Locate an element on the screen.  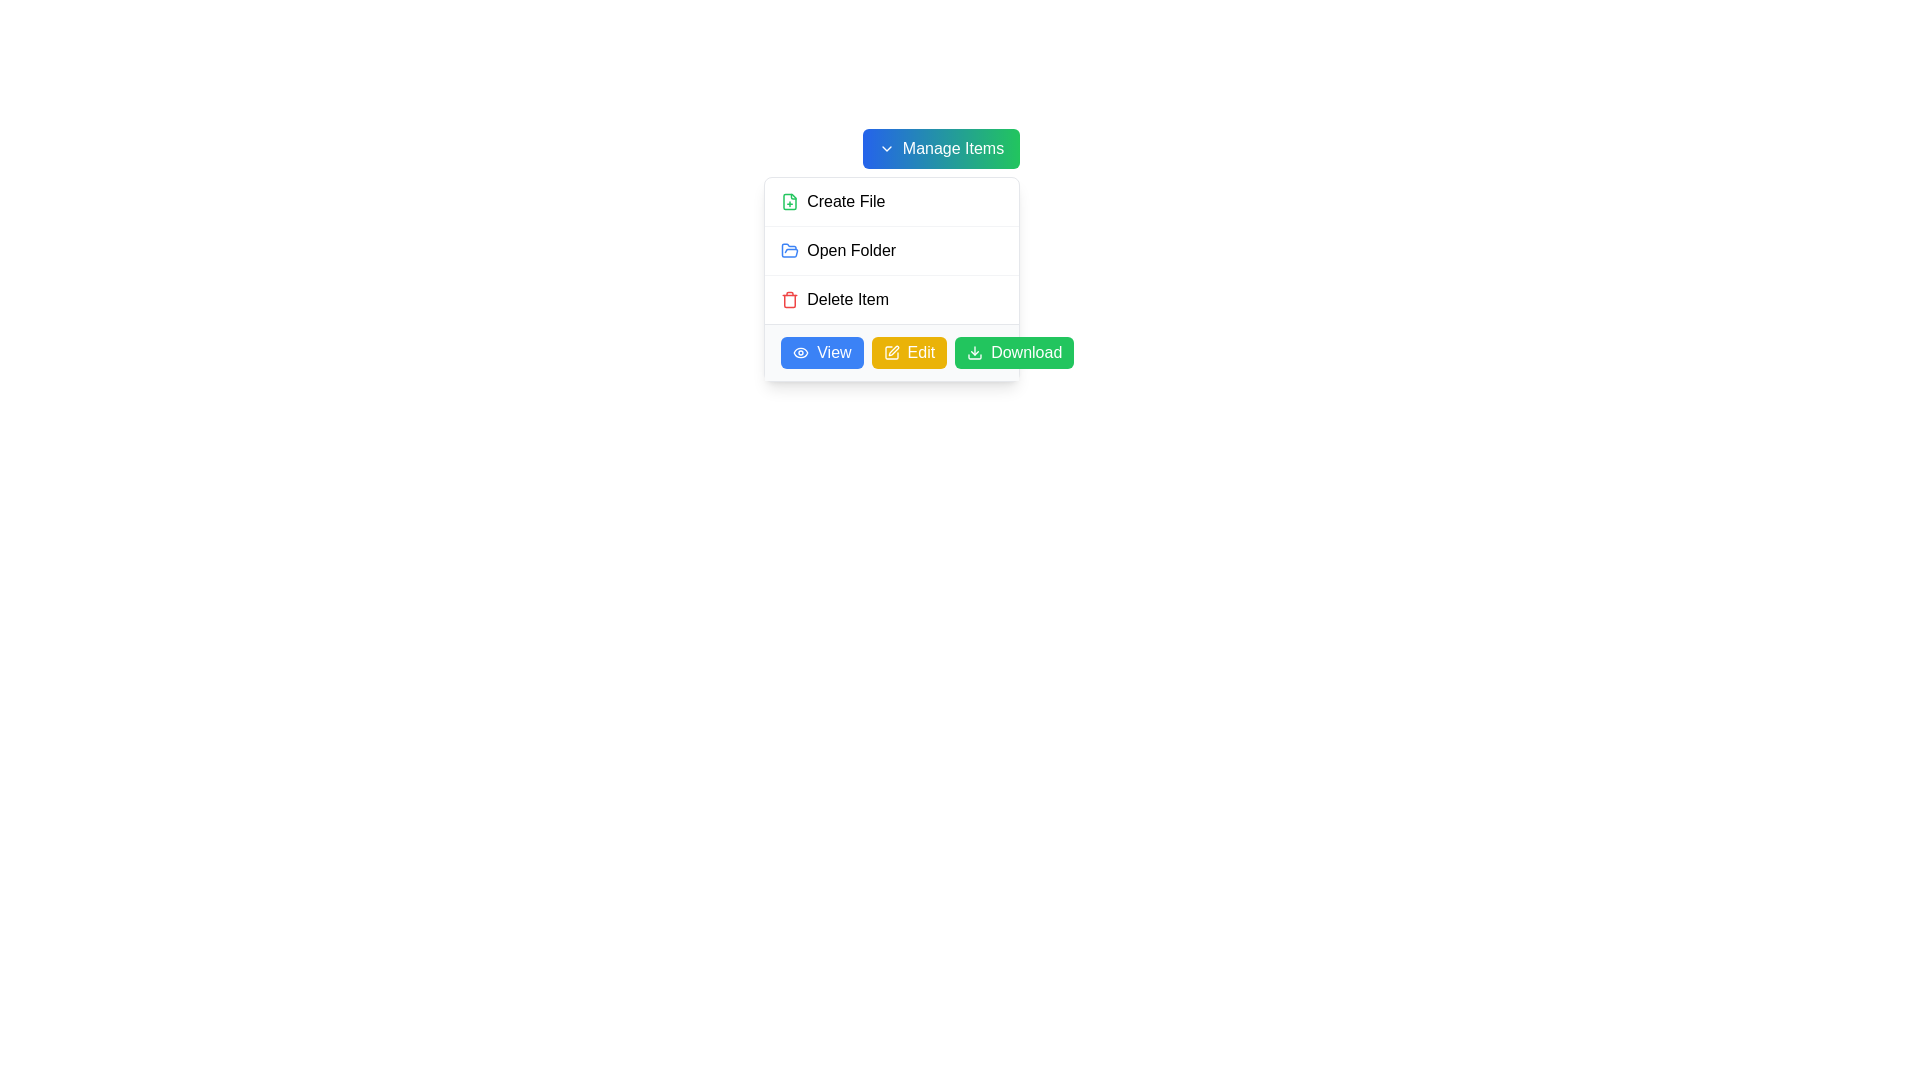
the delete icon located within the 'Delete Item' option in the dropdown menu is located at coordinates (789, 300).